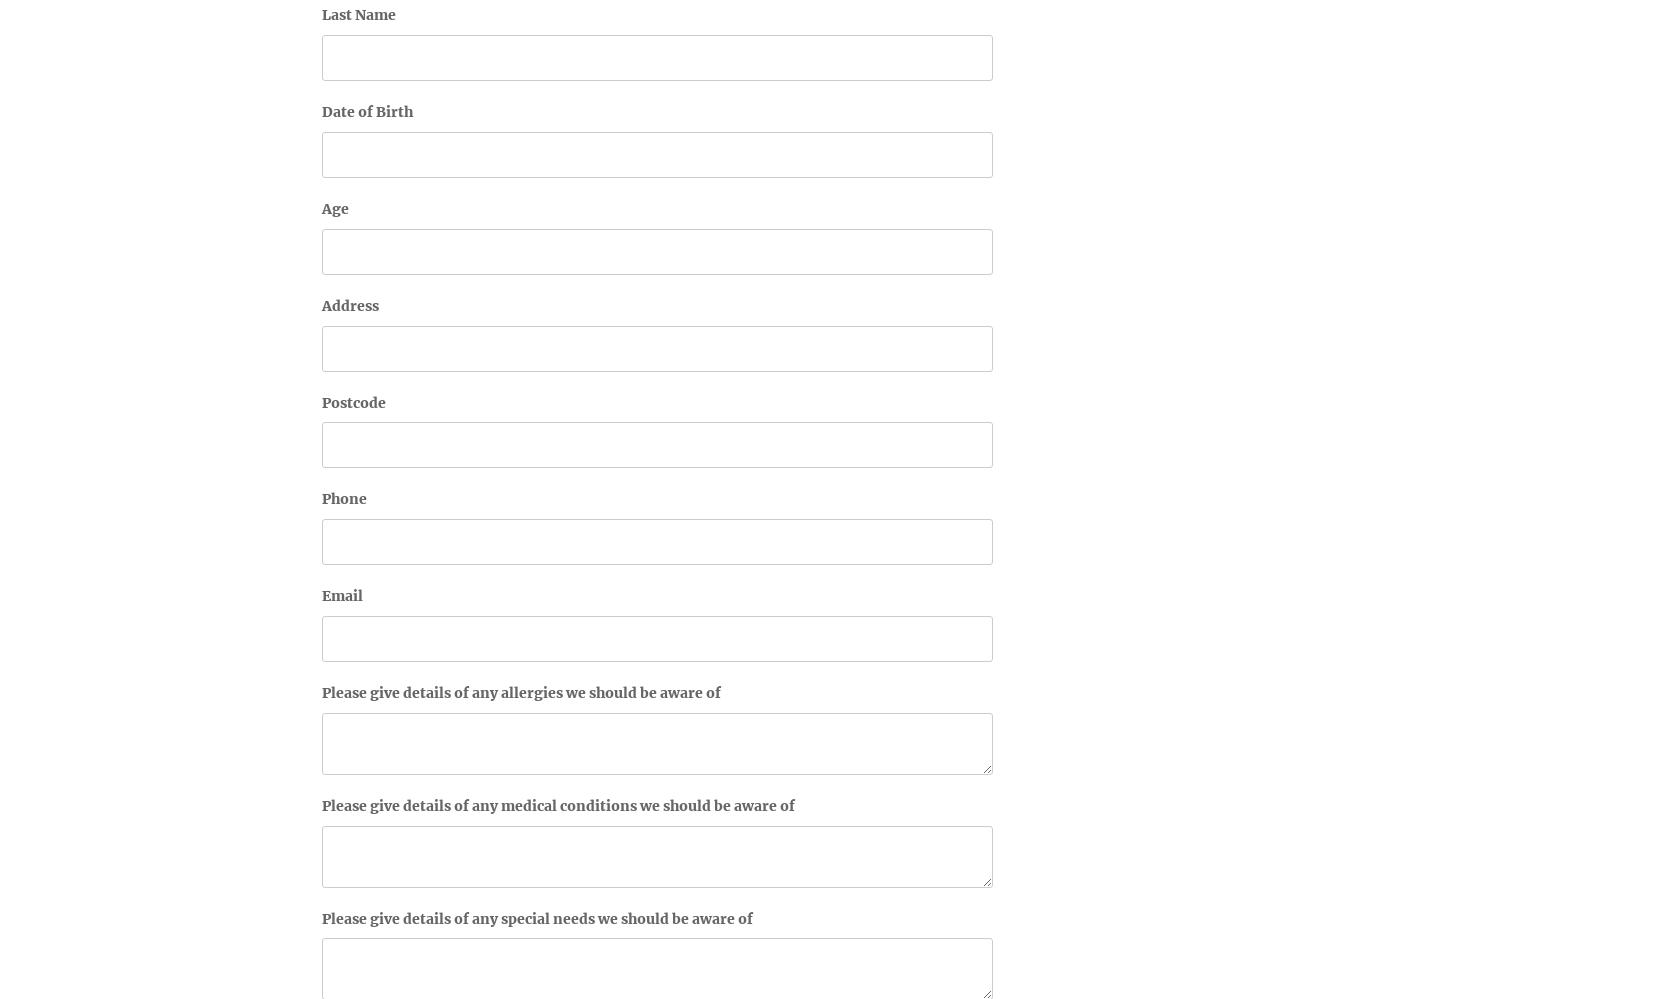 The width and height of the screenshot is (1680, 999). I want to click on 'Please give details of any special needs we should be aware of', so click(537, 917).